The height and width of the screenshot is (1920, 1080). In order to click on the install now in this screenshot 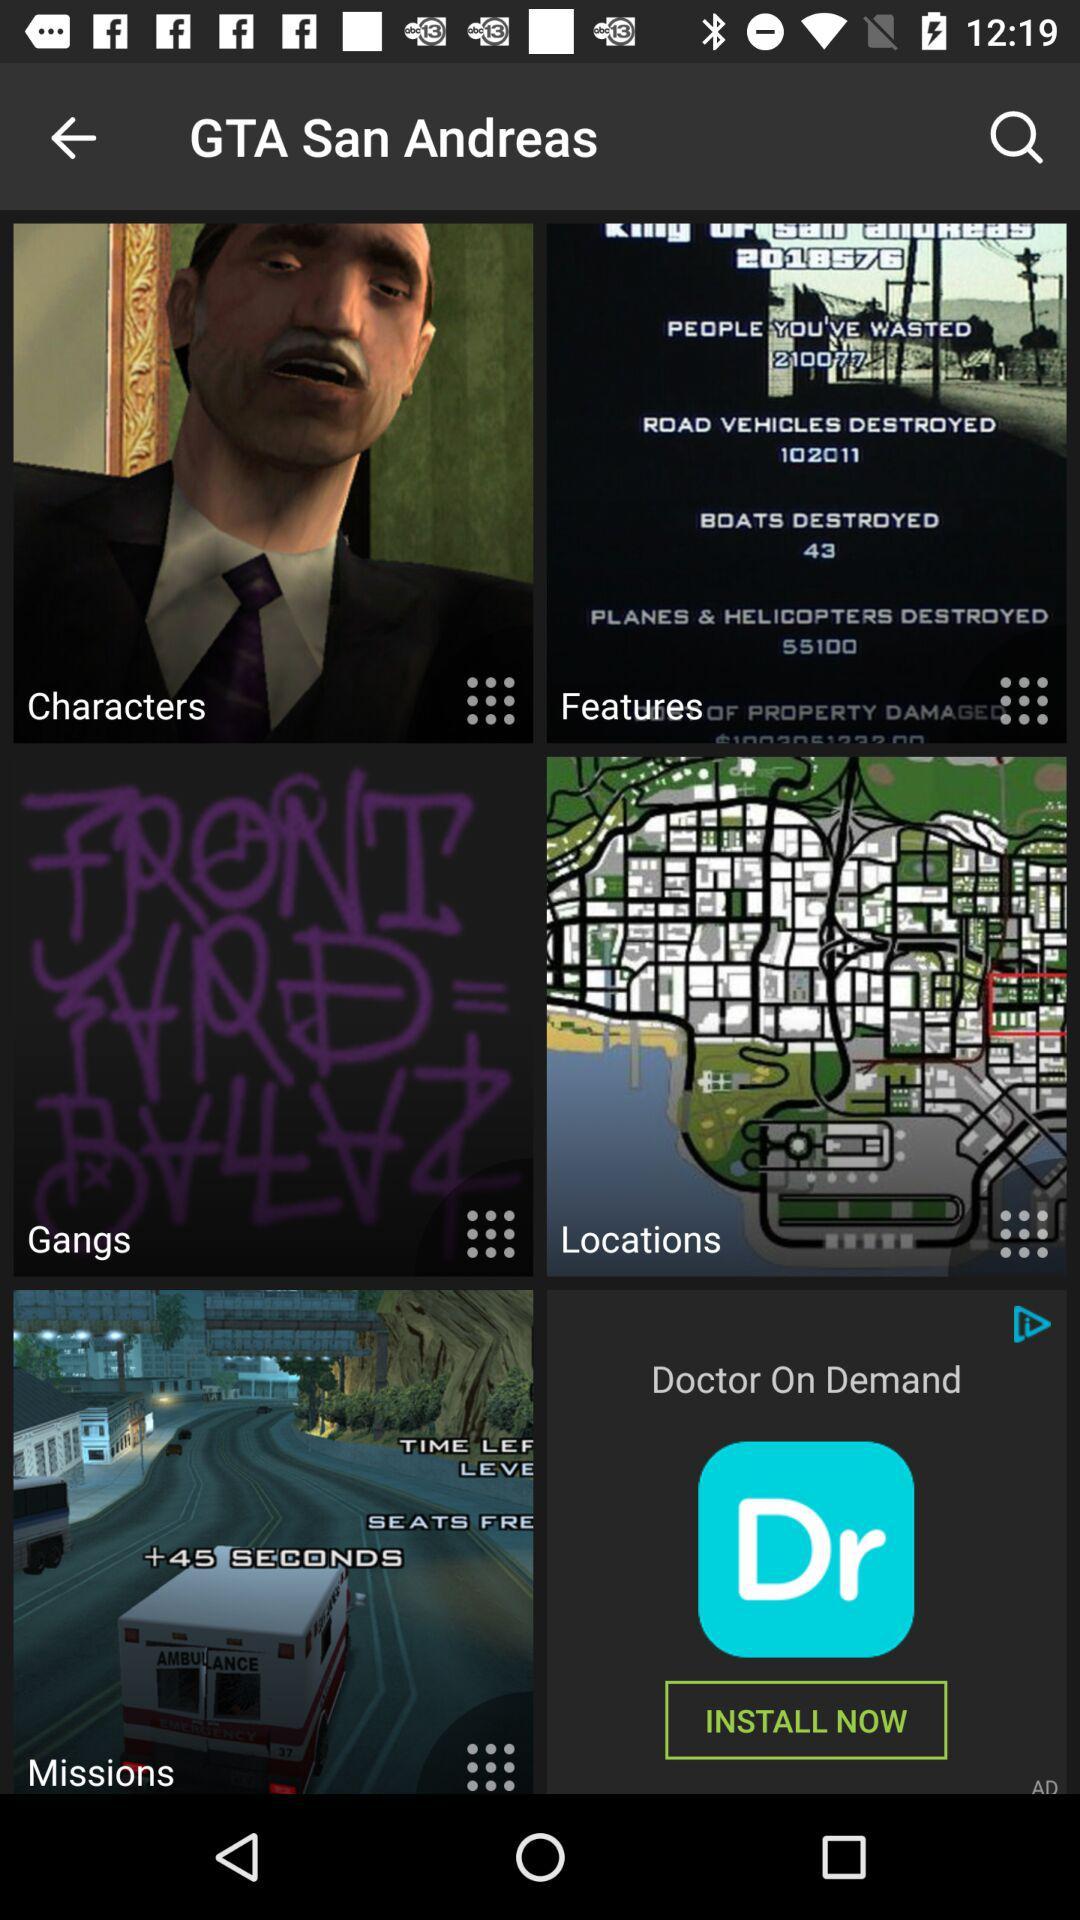, I will do `click(805, 1719)`.